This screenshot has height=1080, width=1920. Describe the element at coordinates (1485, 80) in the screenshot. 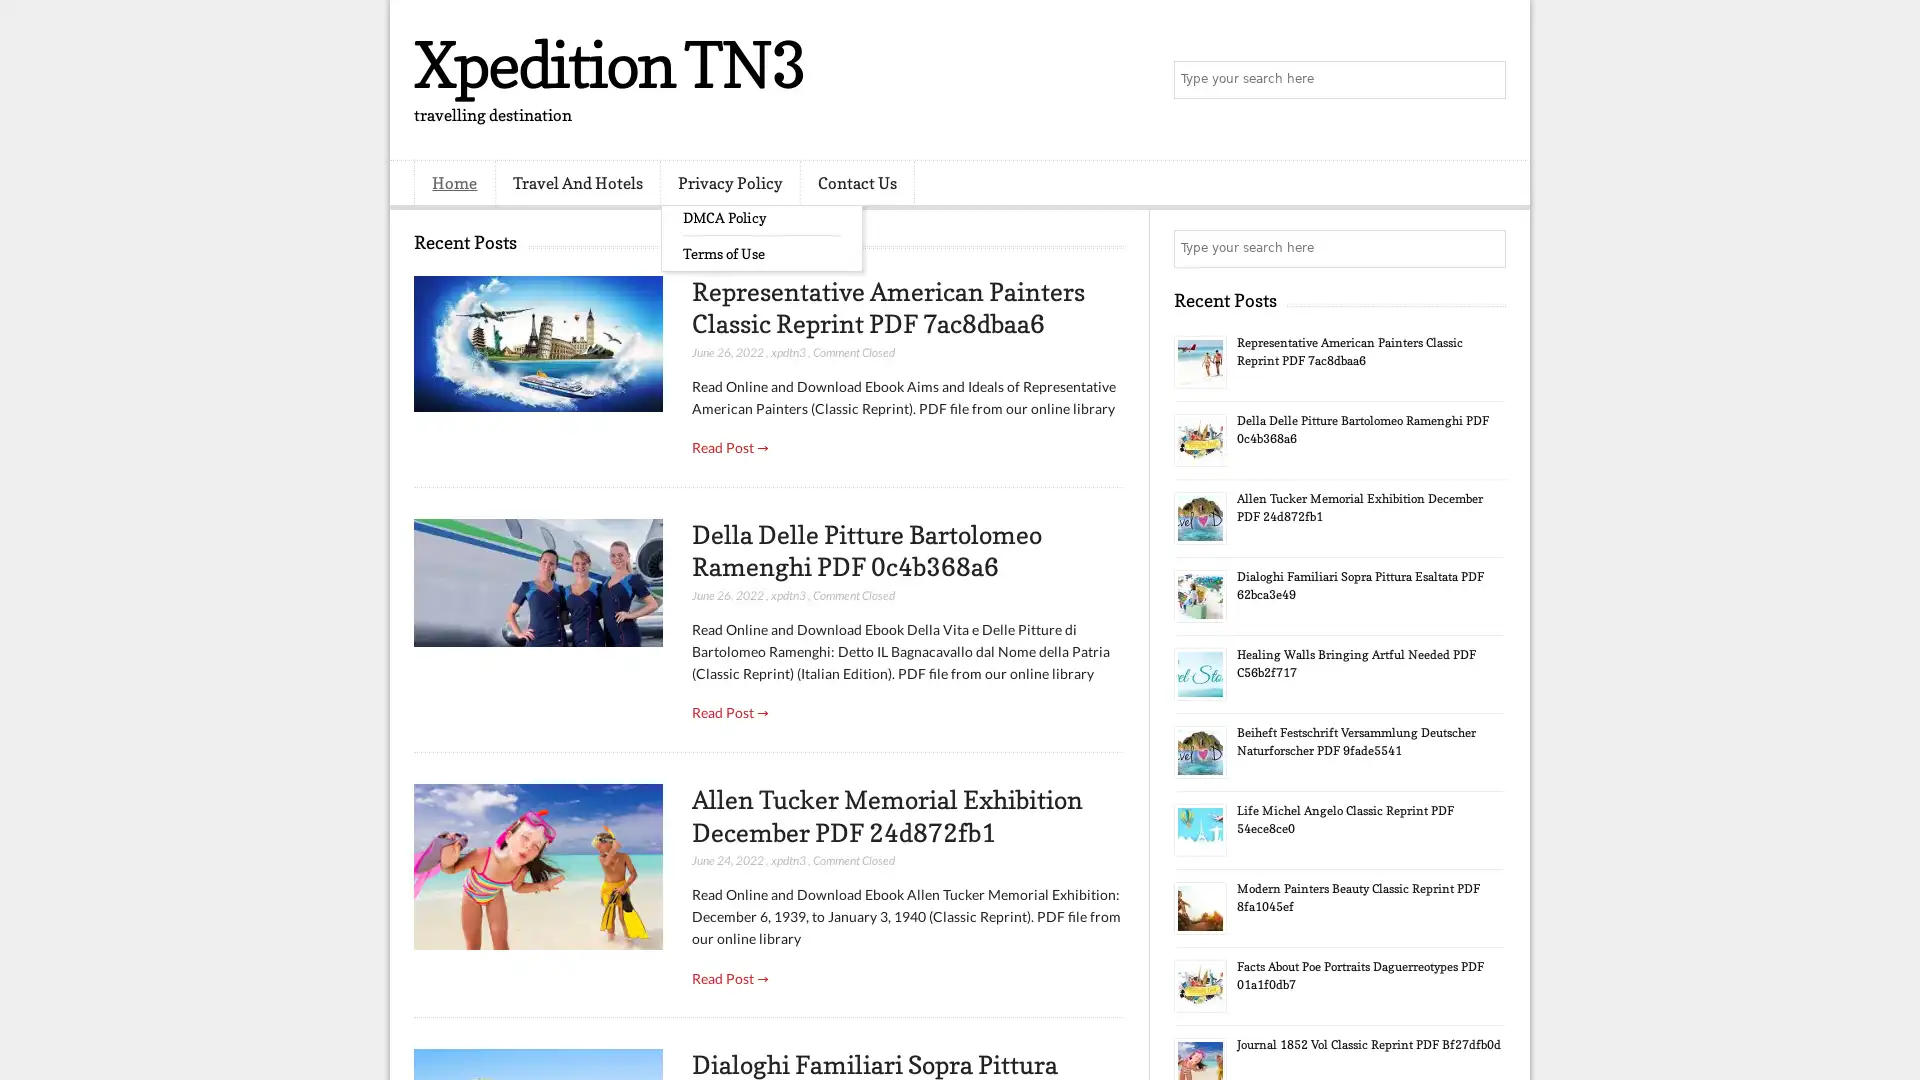

I see `Search` at that location.